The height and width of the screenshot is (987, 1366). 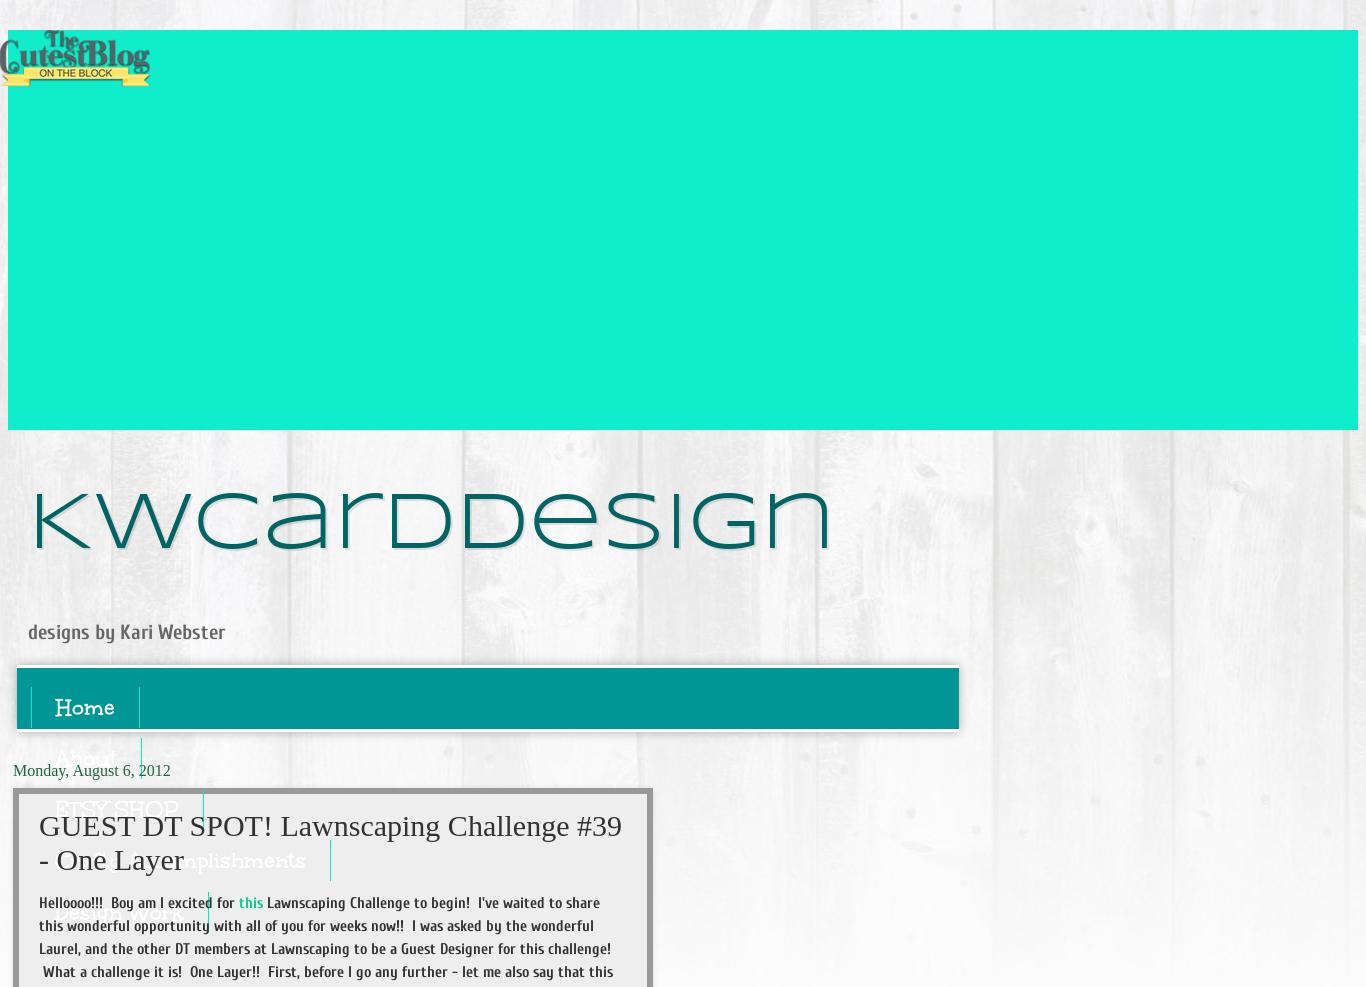 What do you see at coordinates (138, 901) in the screenshot?
I see `'Helloooo!!!  Boy am I excited for'` at bounding box center [138, 901].